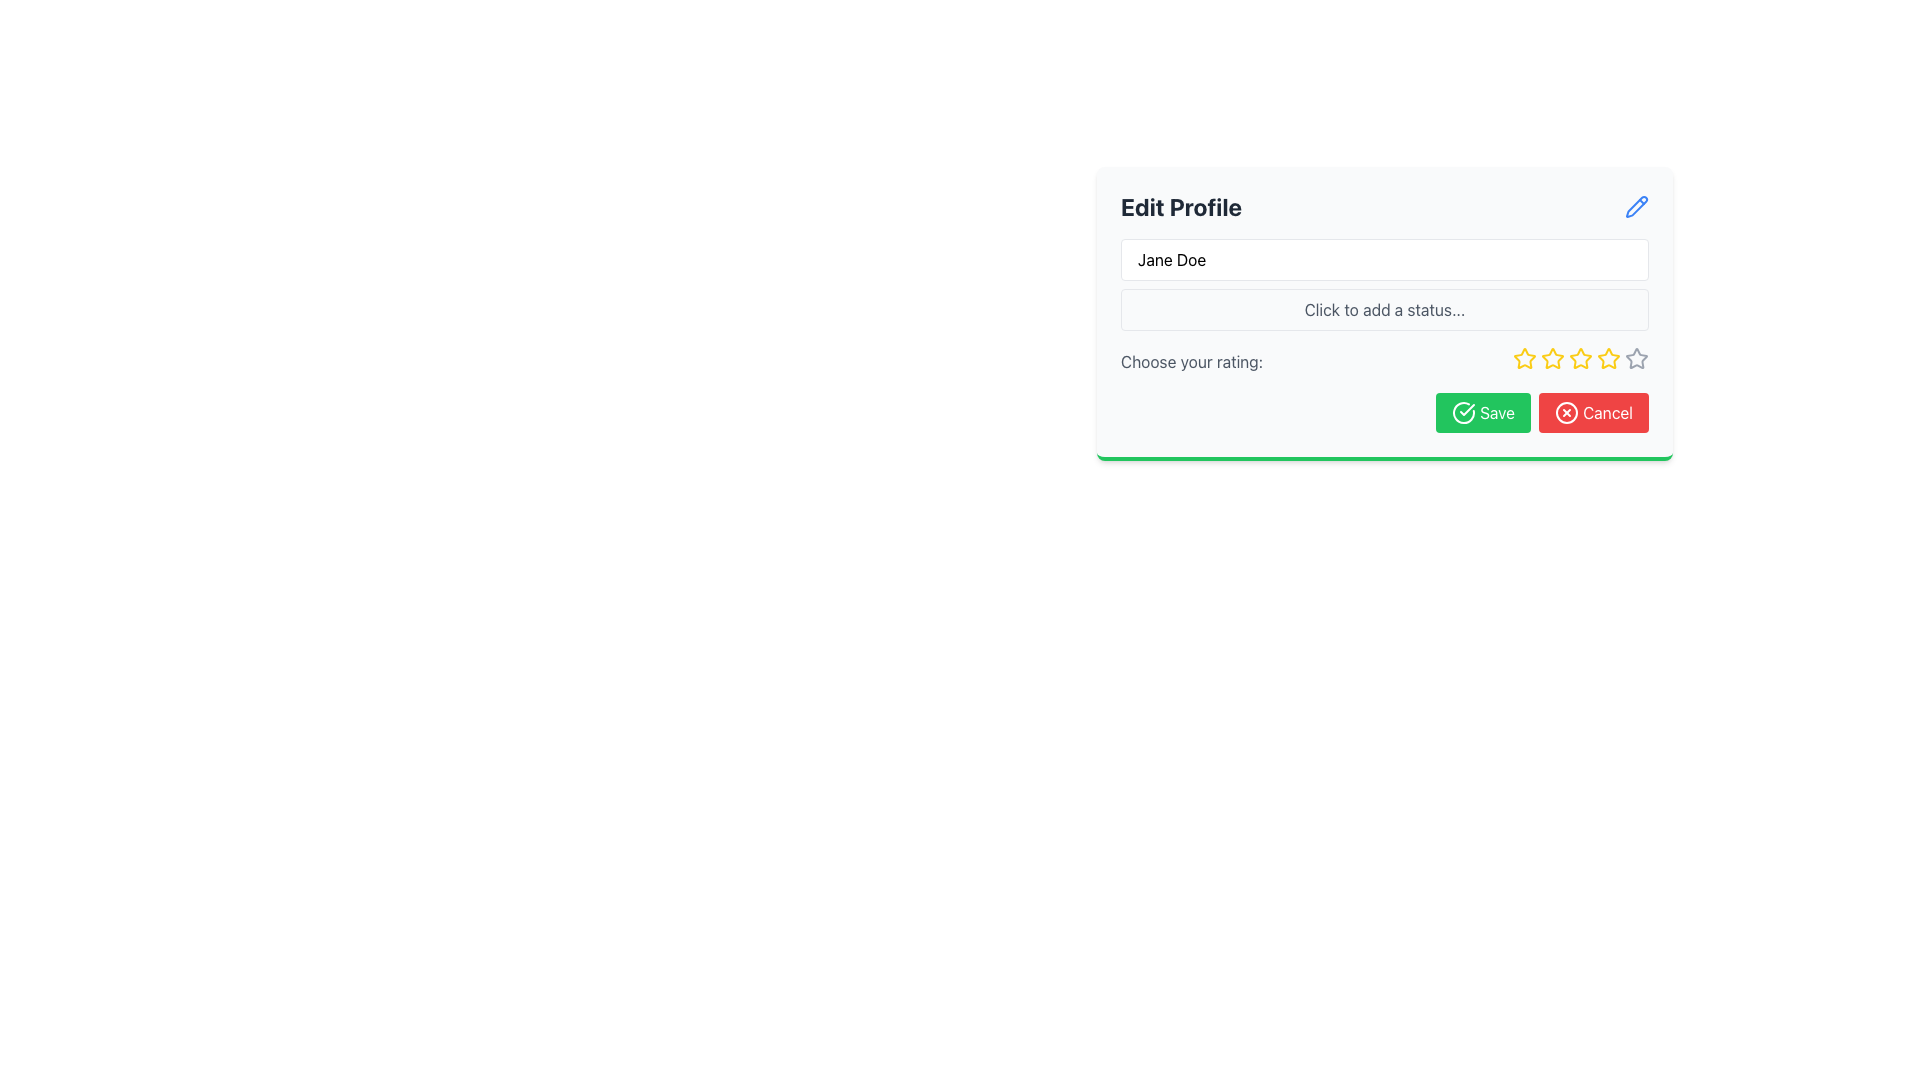 Image resolution: width=1920 pixels, height=1080 pixels. I want to click on on the first yellow star-shaped rating icon in the 'Choose your rating' section, so click(1524, 357).